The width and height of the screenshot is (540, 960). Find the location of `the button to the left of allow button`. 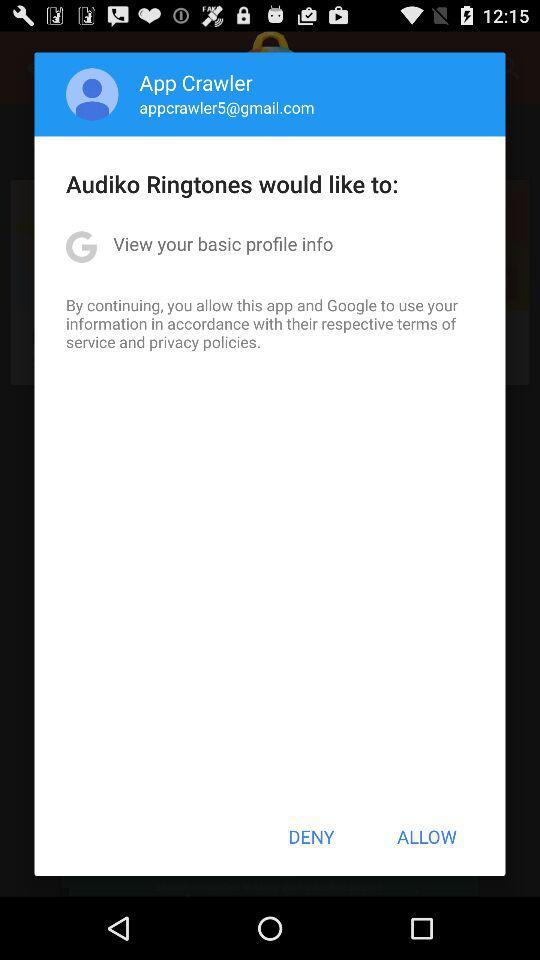

the button to the left of allow button is located at coordinates (311, 836).